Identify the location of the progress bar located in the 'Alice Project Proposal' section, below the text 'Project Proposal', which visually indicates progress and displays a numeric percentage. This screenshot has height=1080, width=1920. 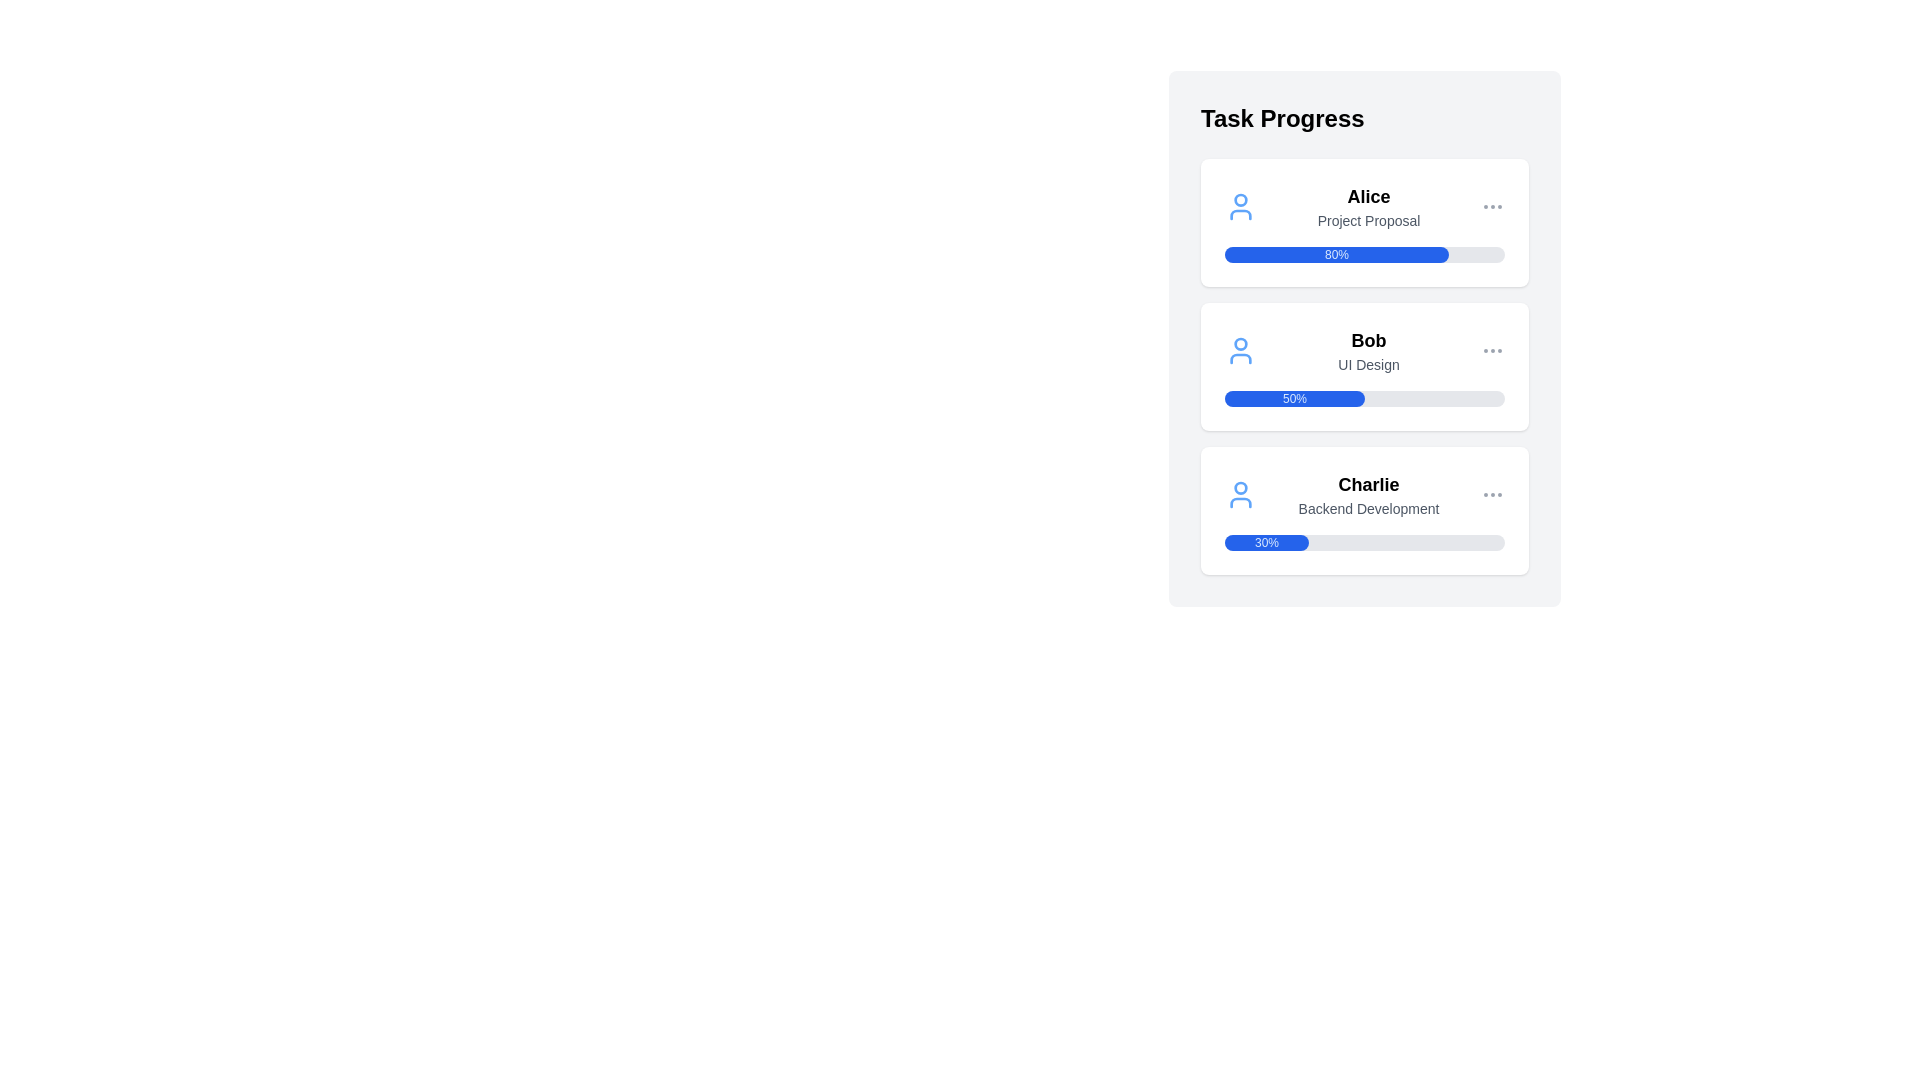
(1363, 253).